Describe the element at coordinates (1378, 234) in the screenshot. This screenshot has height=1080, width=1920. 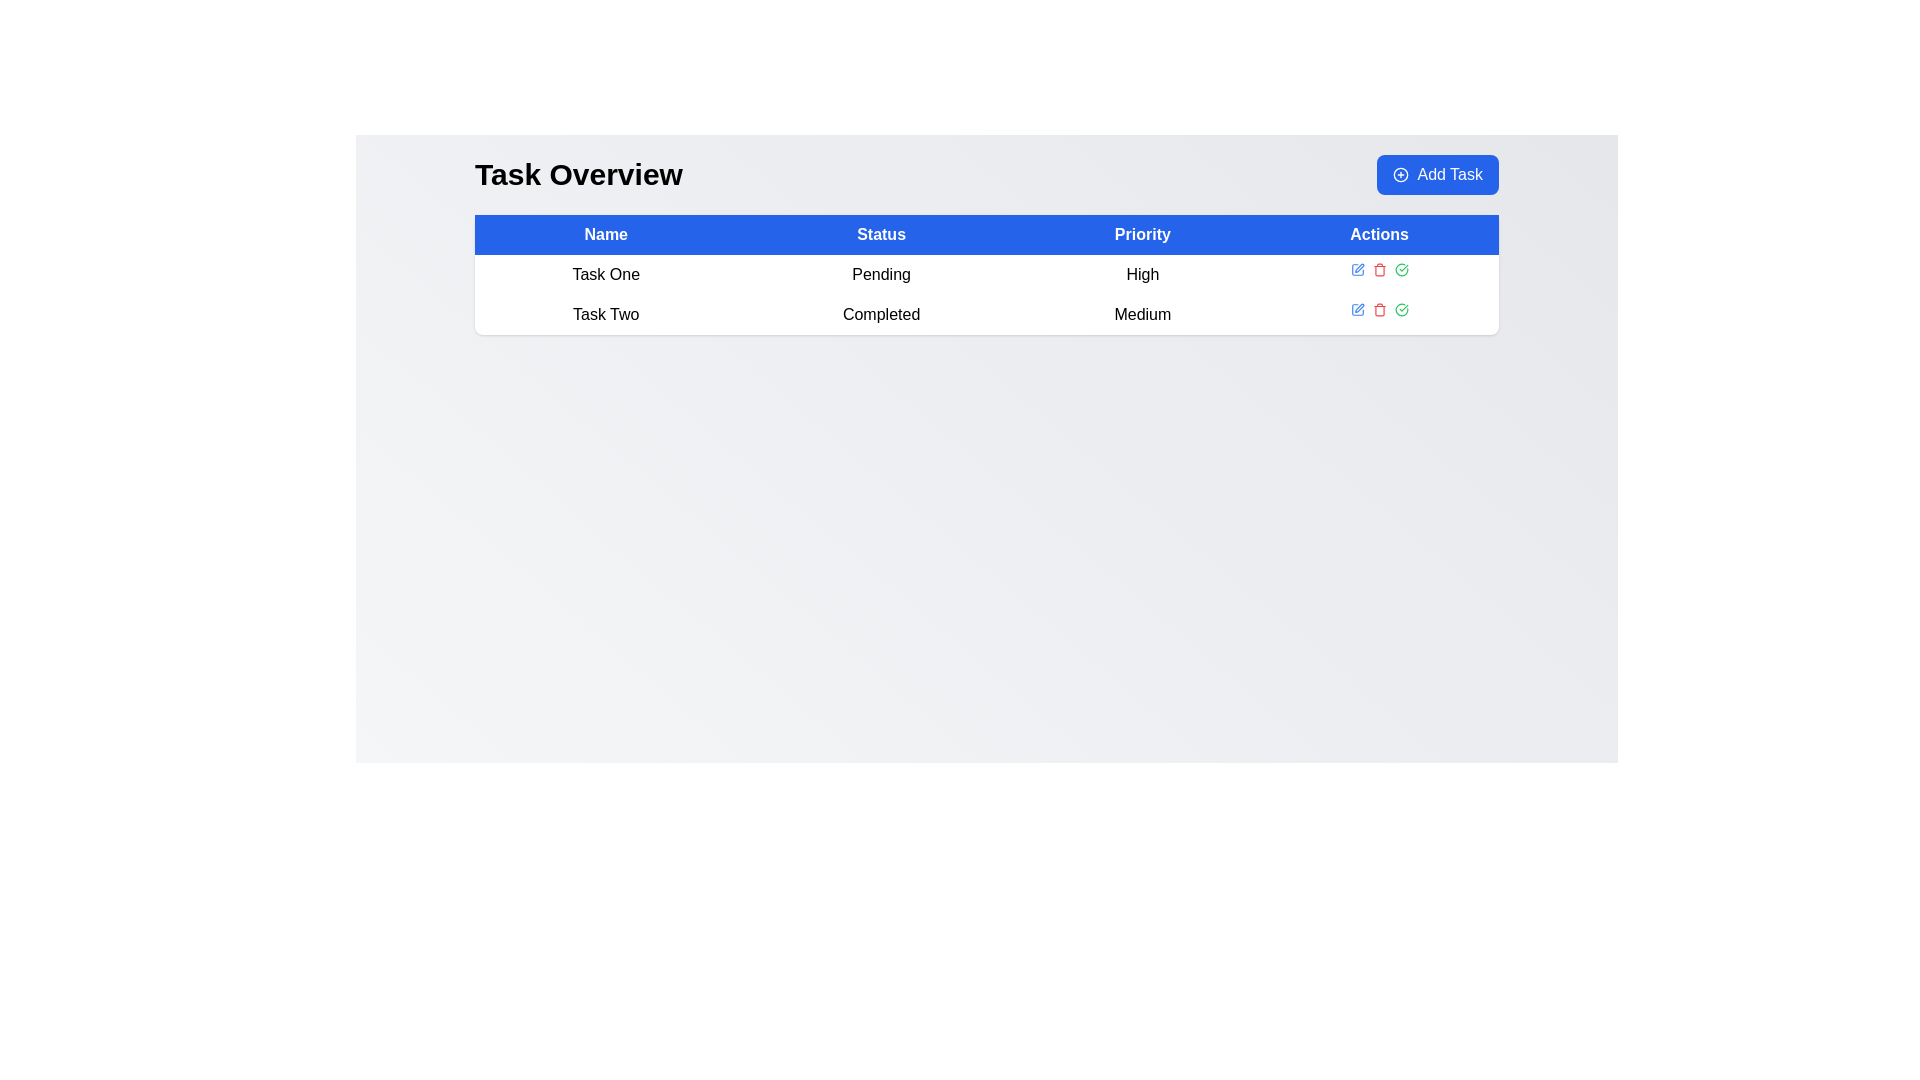
I see `the Table Header Cell located in the top-right section of the table header row, which follows the 'Priority', 'Status', and 'Name' headers, serving as the header for interaction options for each row` at that location.